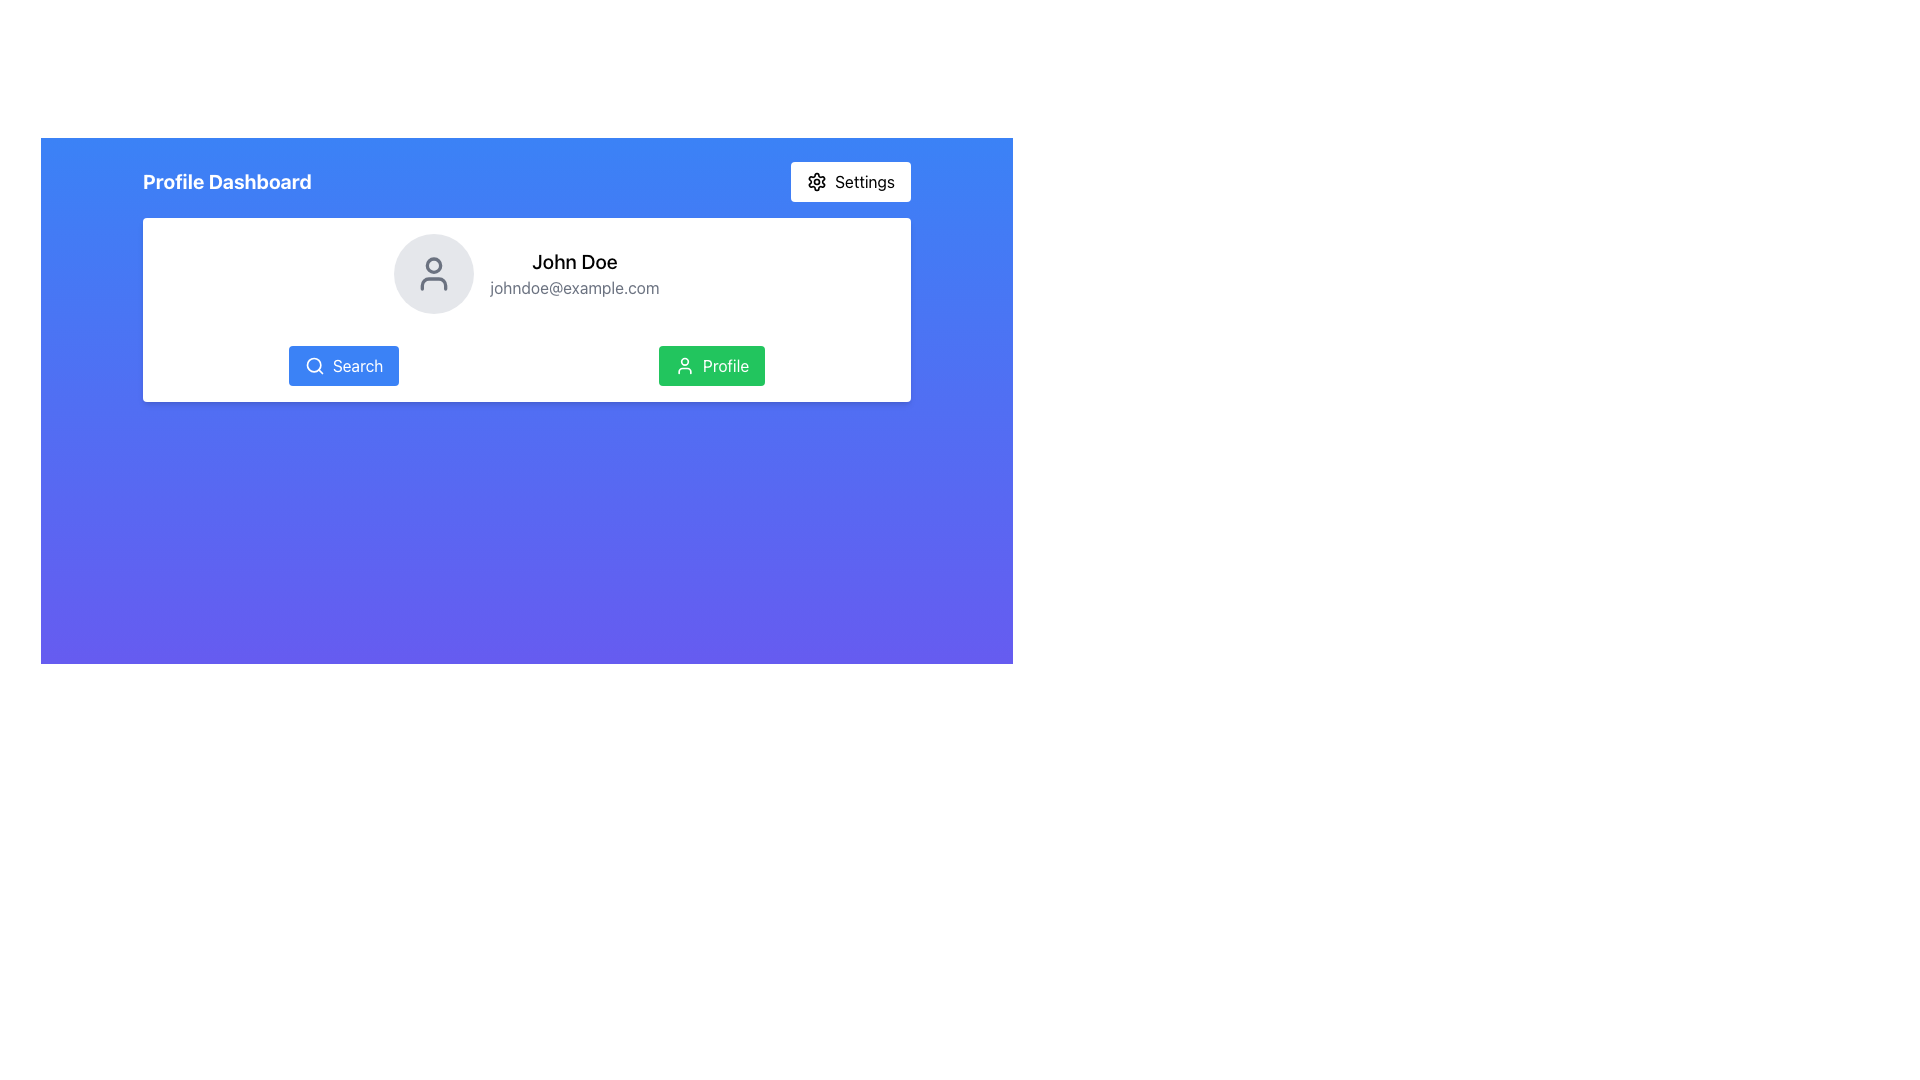 The image size is (1920, 1080). I want to click on the text label displaying the email address 'johndoe@example.com', which is styled in gray and located below the name 'John Doe' in the profile section, so click(574, 288).